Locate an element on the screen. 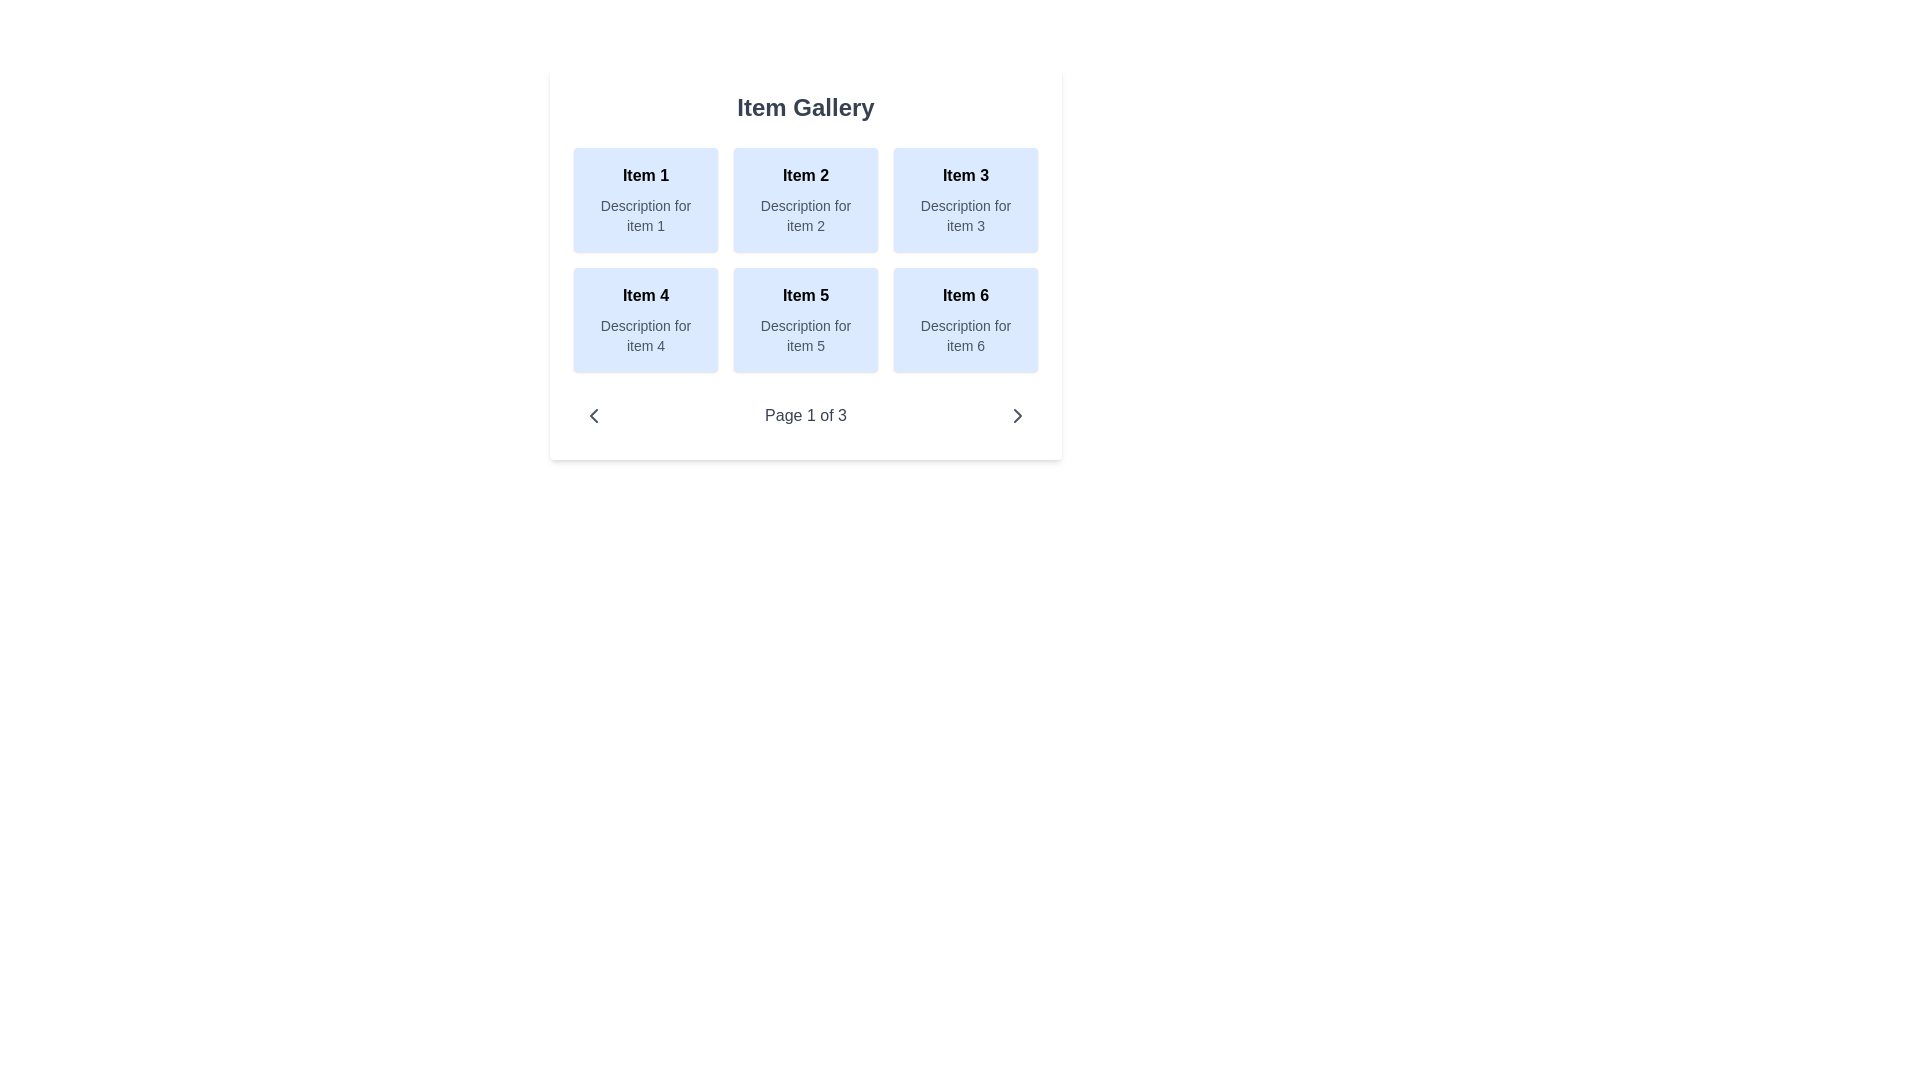 The height and width of the screenshot is (1080, 1920). the Content card displaying information about 'Item 4' located in the second row and first column of the grid layout is located at coordinates (646, 319).